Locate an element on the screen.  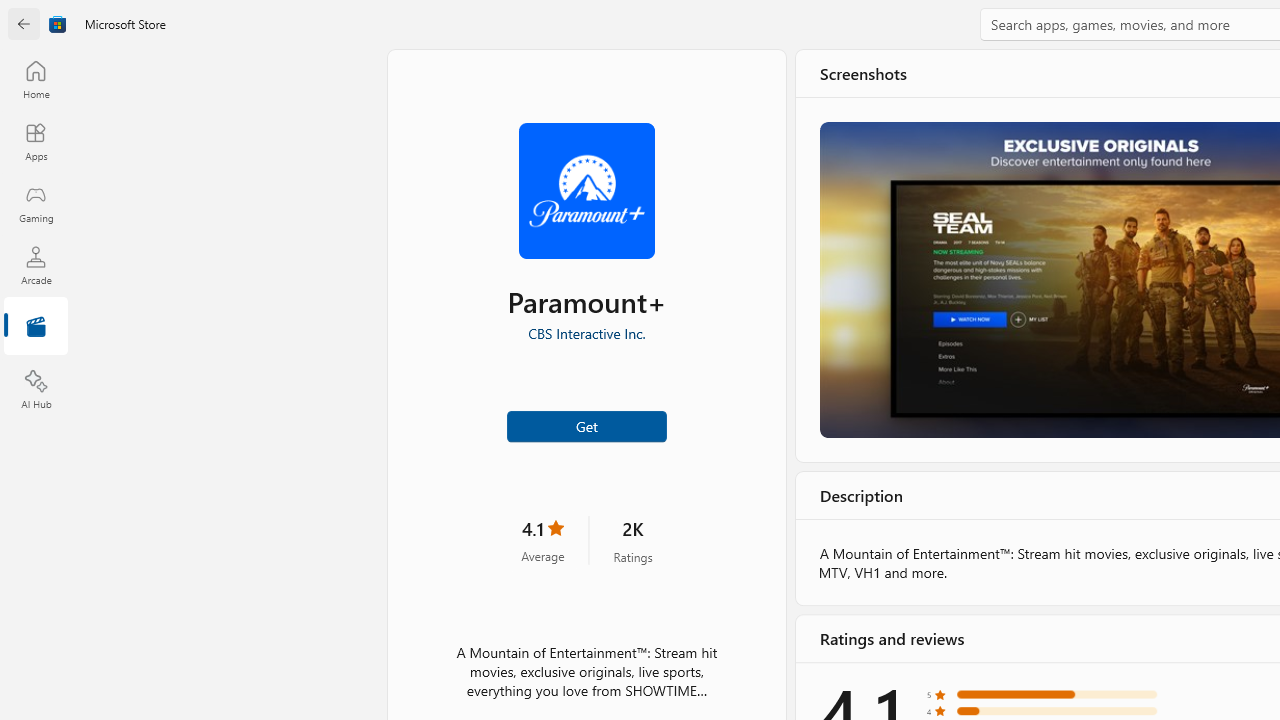
'Get' is located at coordinates (585, 424).